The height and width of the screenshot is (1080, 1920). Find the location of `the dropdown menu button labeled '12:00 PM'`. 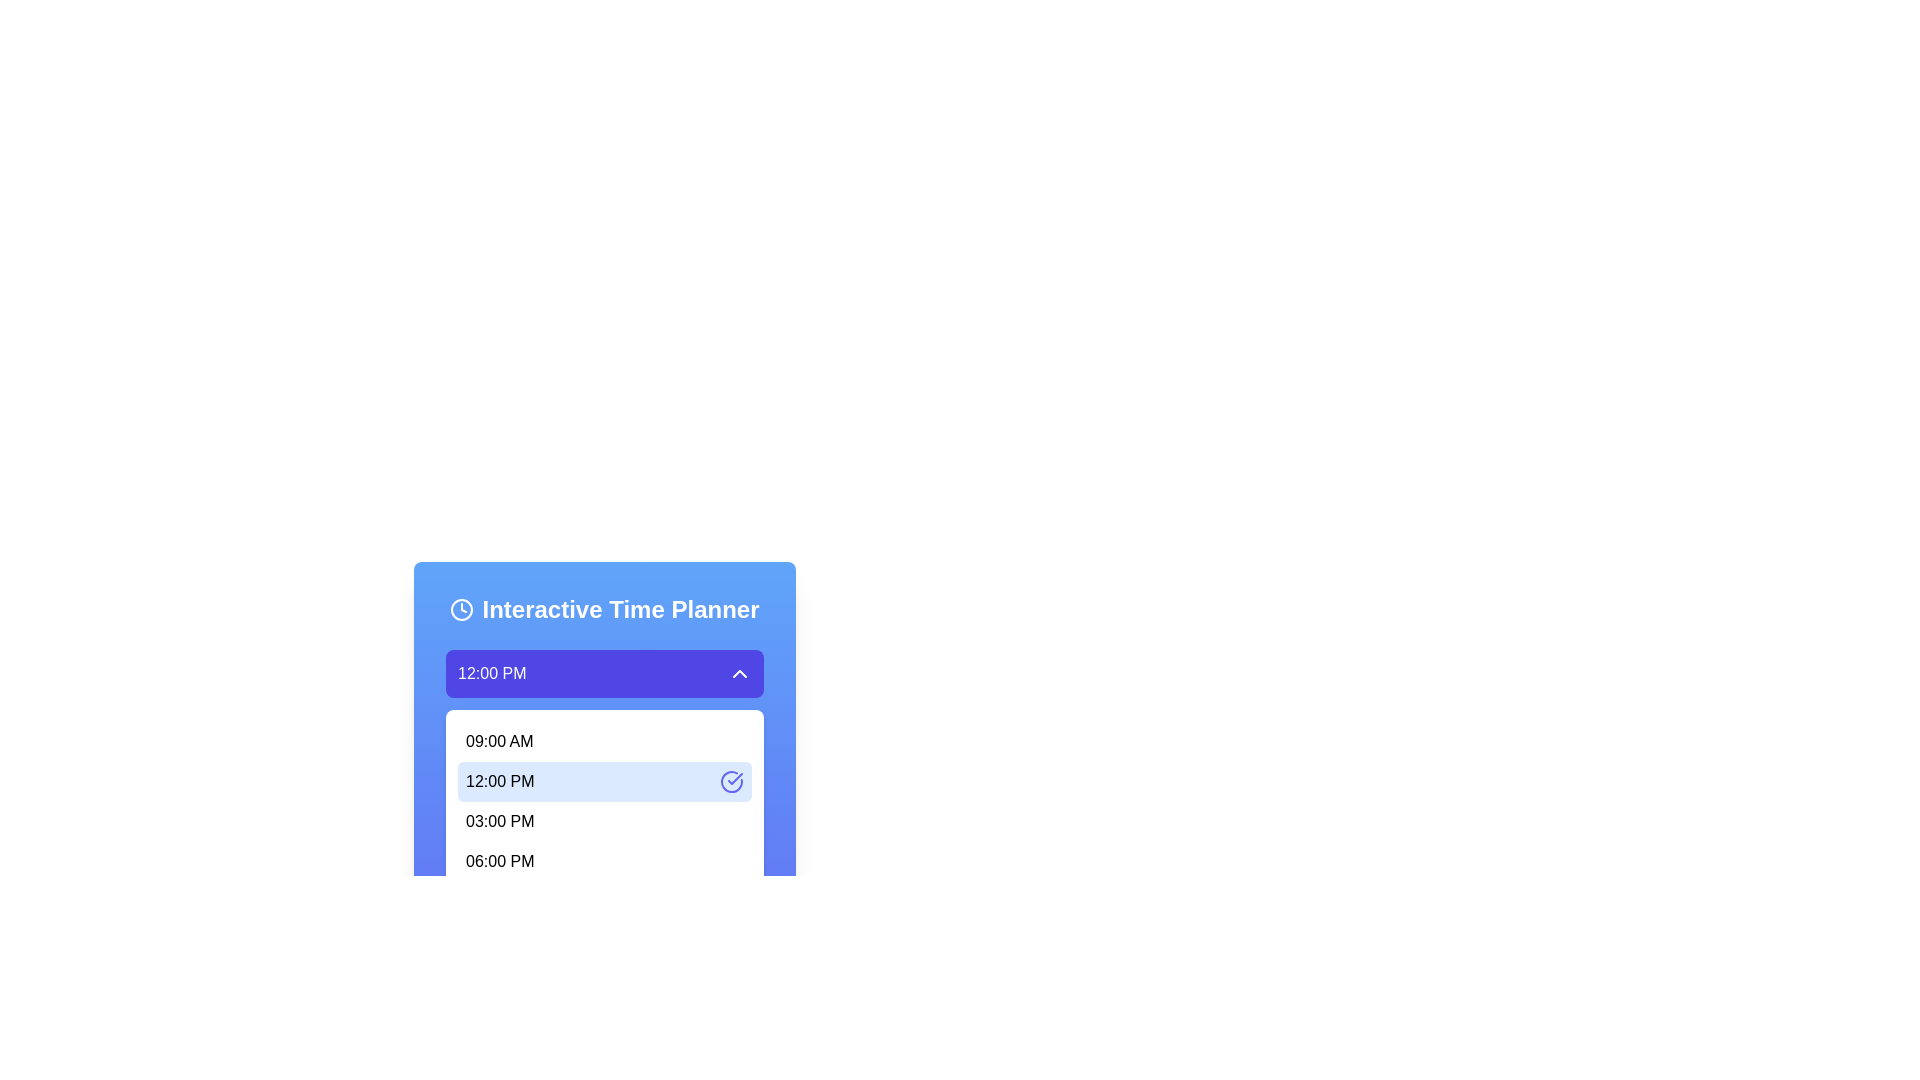

the dropdown menu button labeled '12:00 PM' is located at coordinates (603, 674).